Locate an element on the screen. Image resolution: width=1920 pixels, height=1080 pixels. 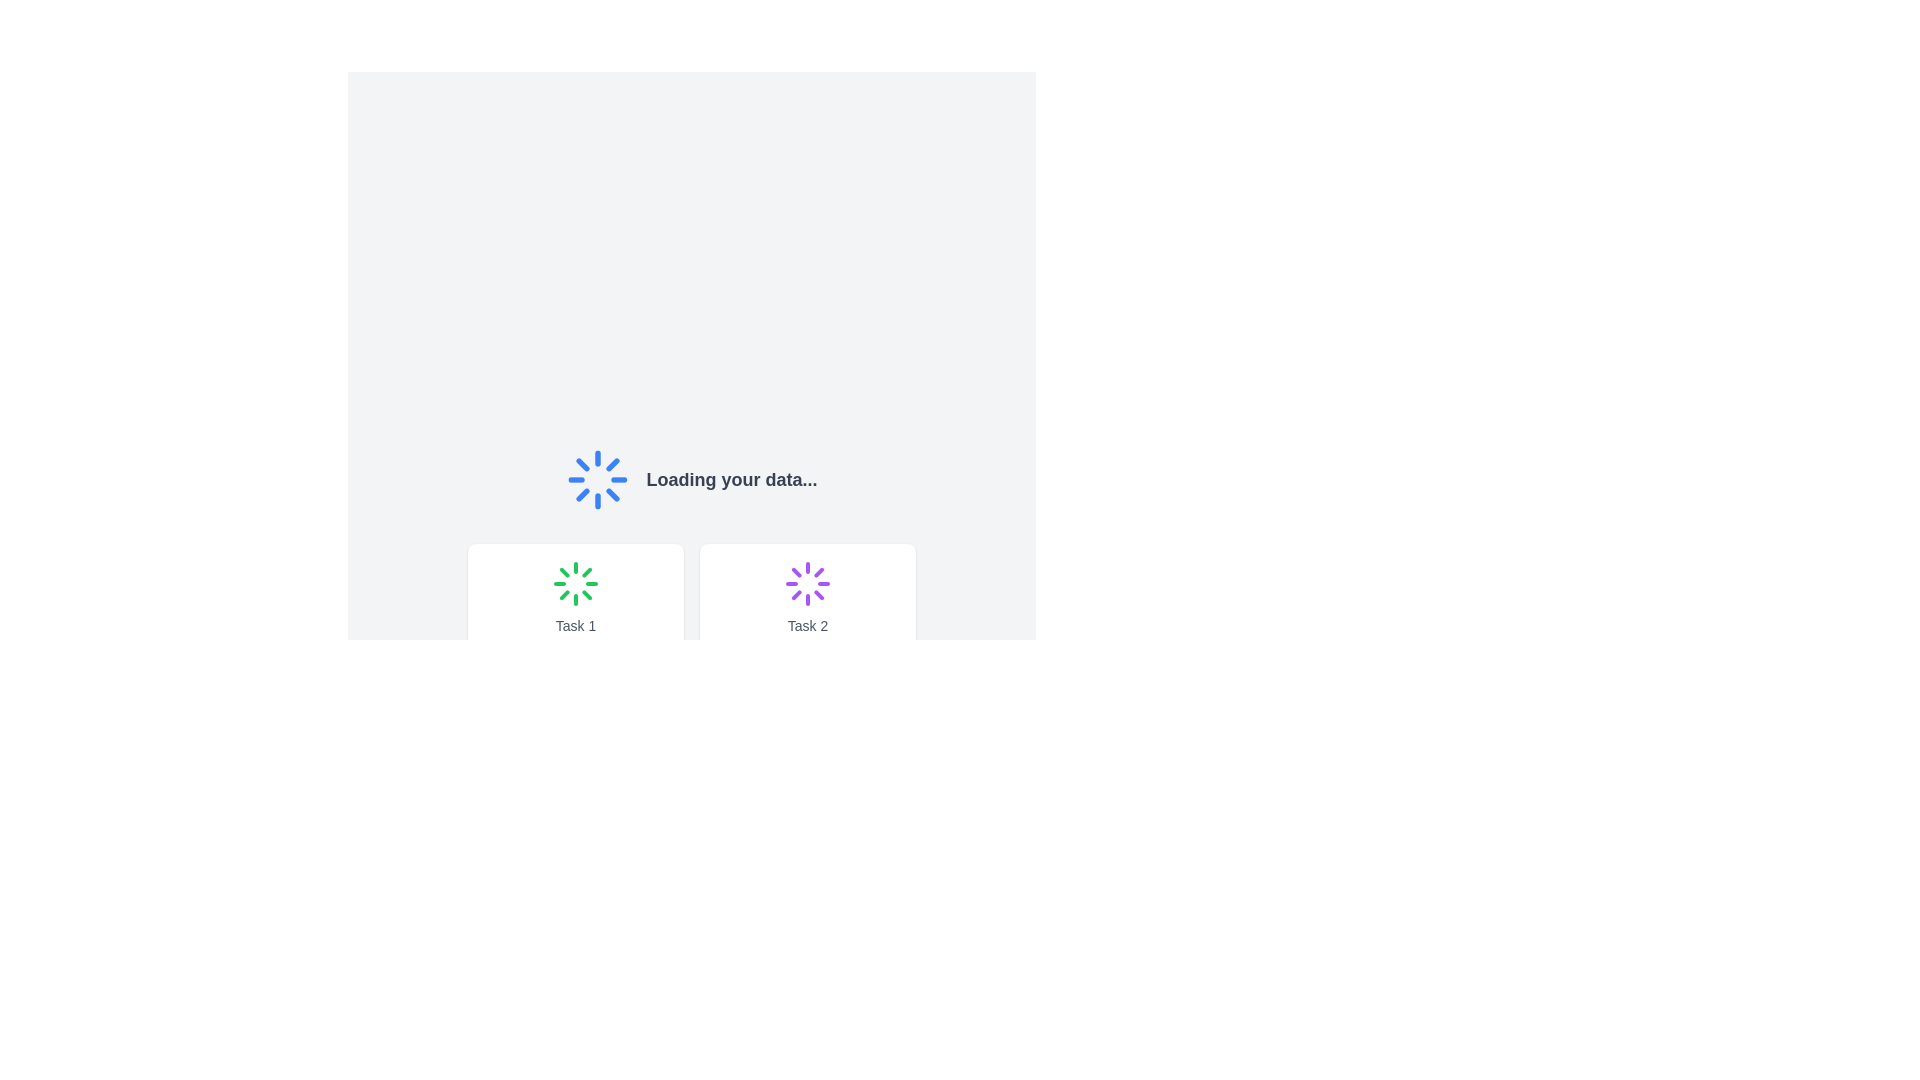
the text label indicating the ongoing data loading process, located to the right of the spinning loader icon is located at coordinates (730, 479).